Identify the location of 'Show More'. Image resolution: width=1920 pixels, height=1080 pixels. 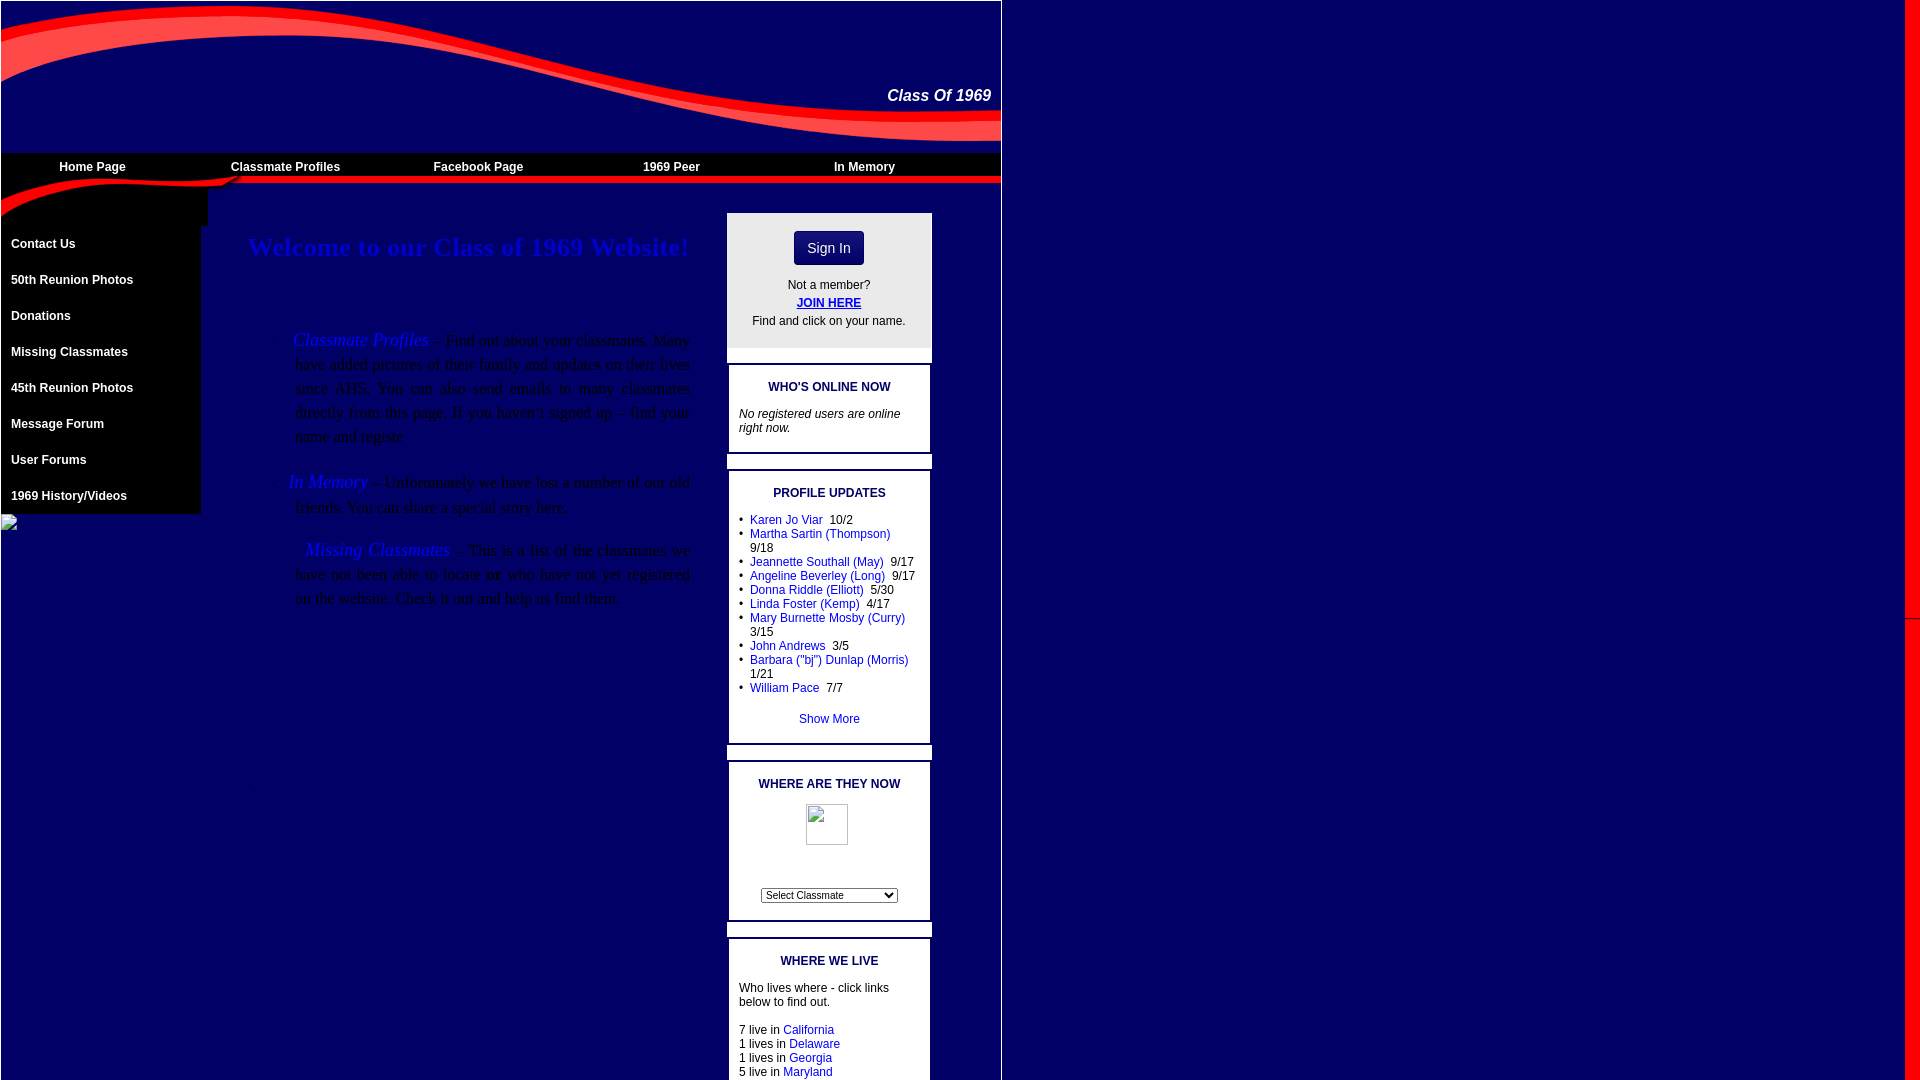
(829, 717).